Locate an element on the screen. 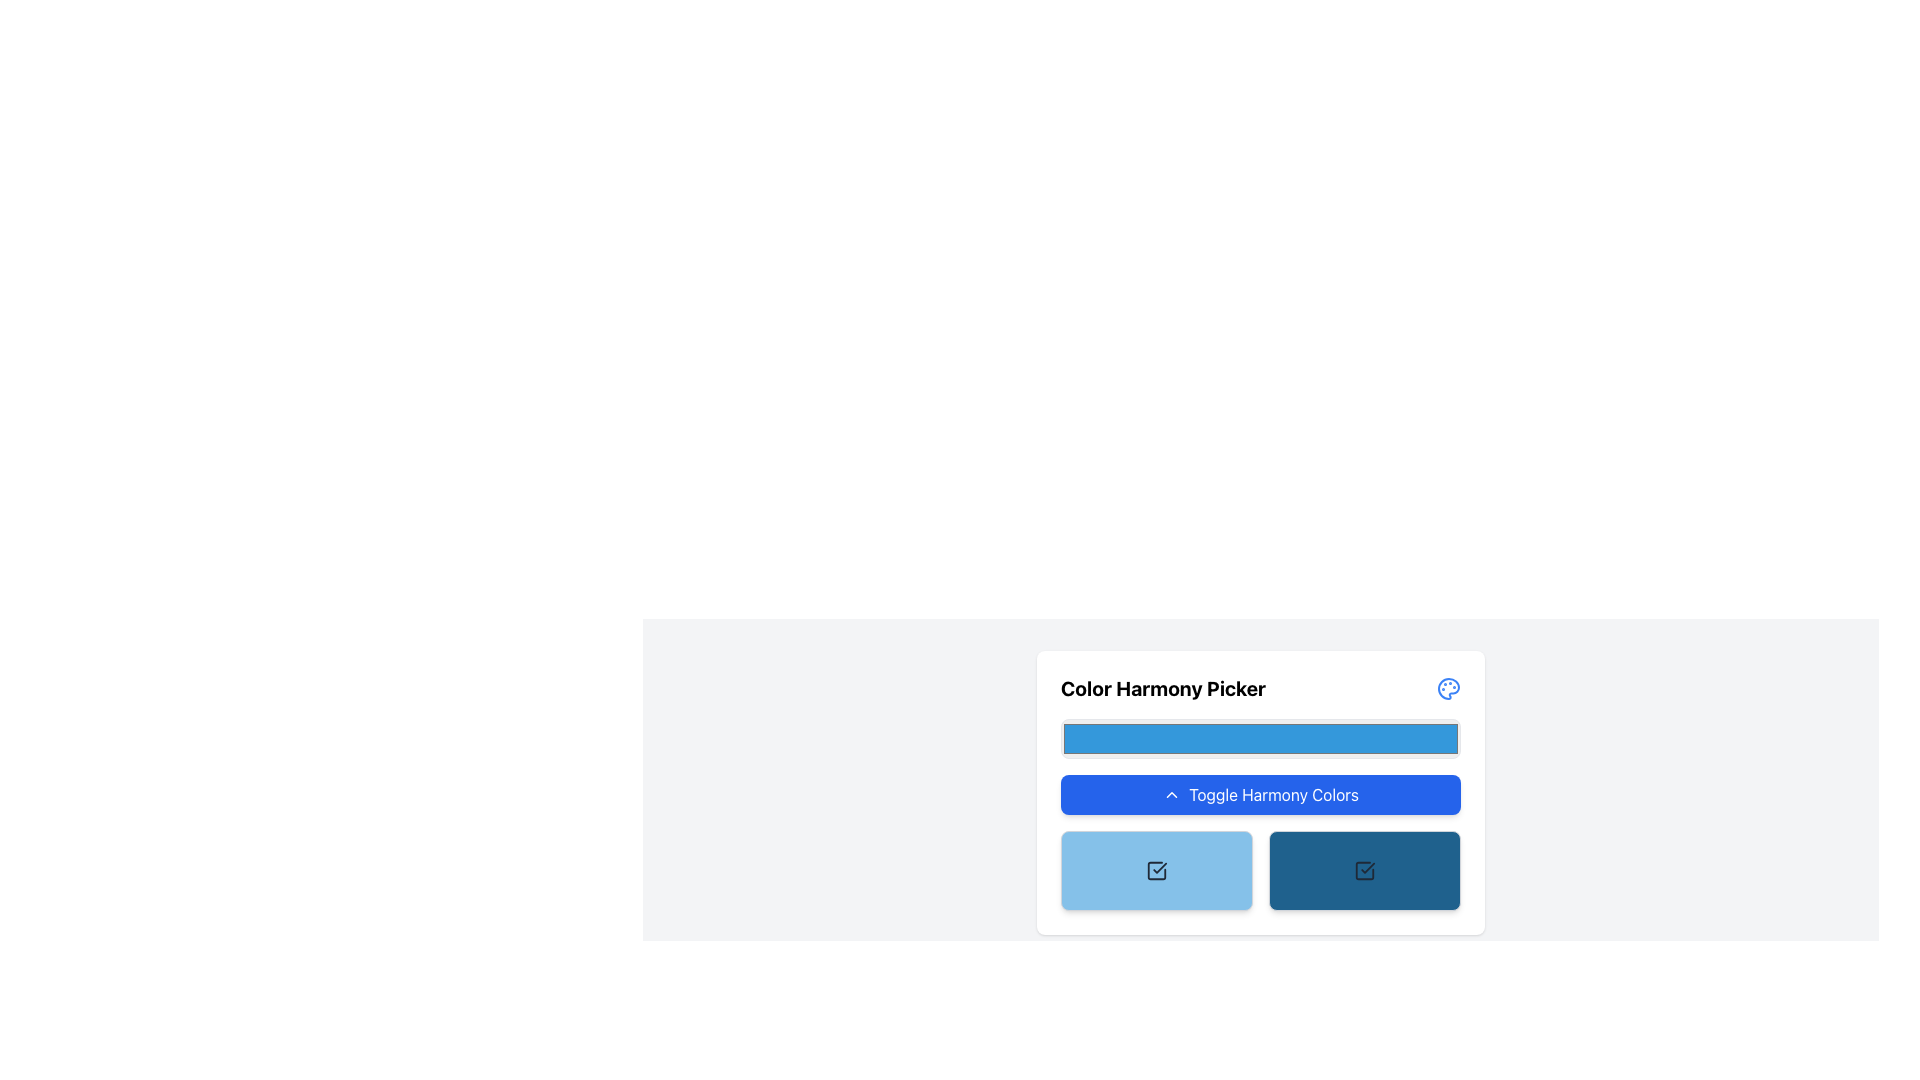  the decorative icon associated with the 'Color Harmony Picker' functionality, located in the top right corner of the card-like component is located at coordinates (1449, 688).